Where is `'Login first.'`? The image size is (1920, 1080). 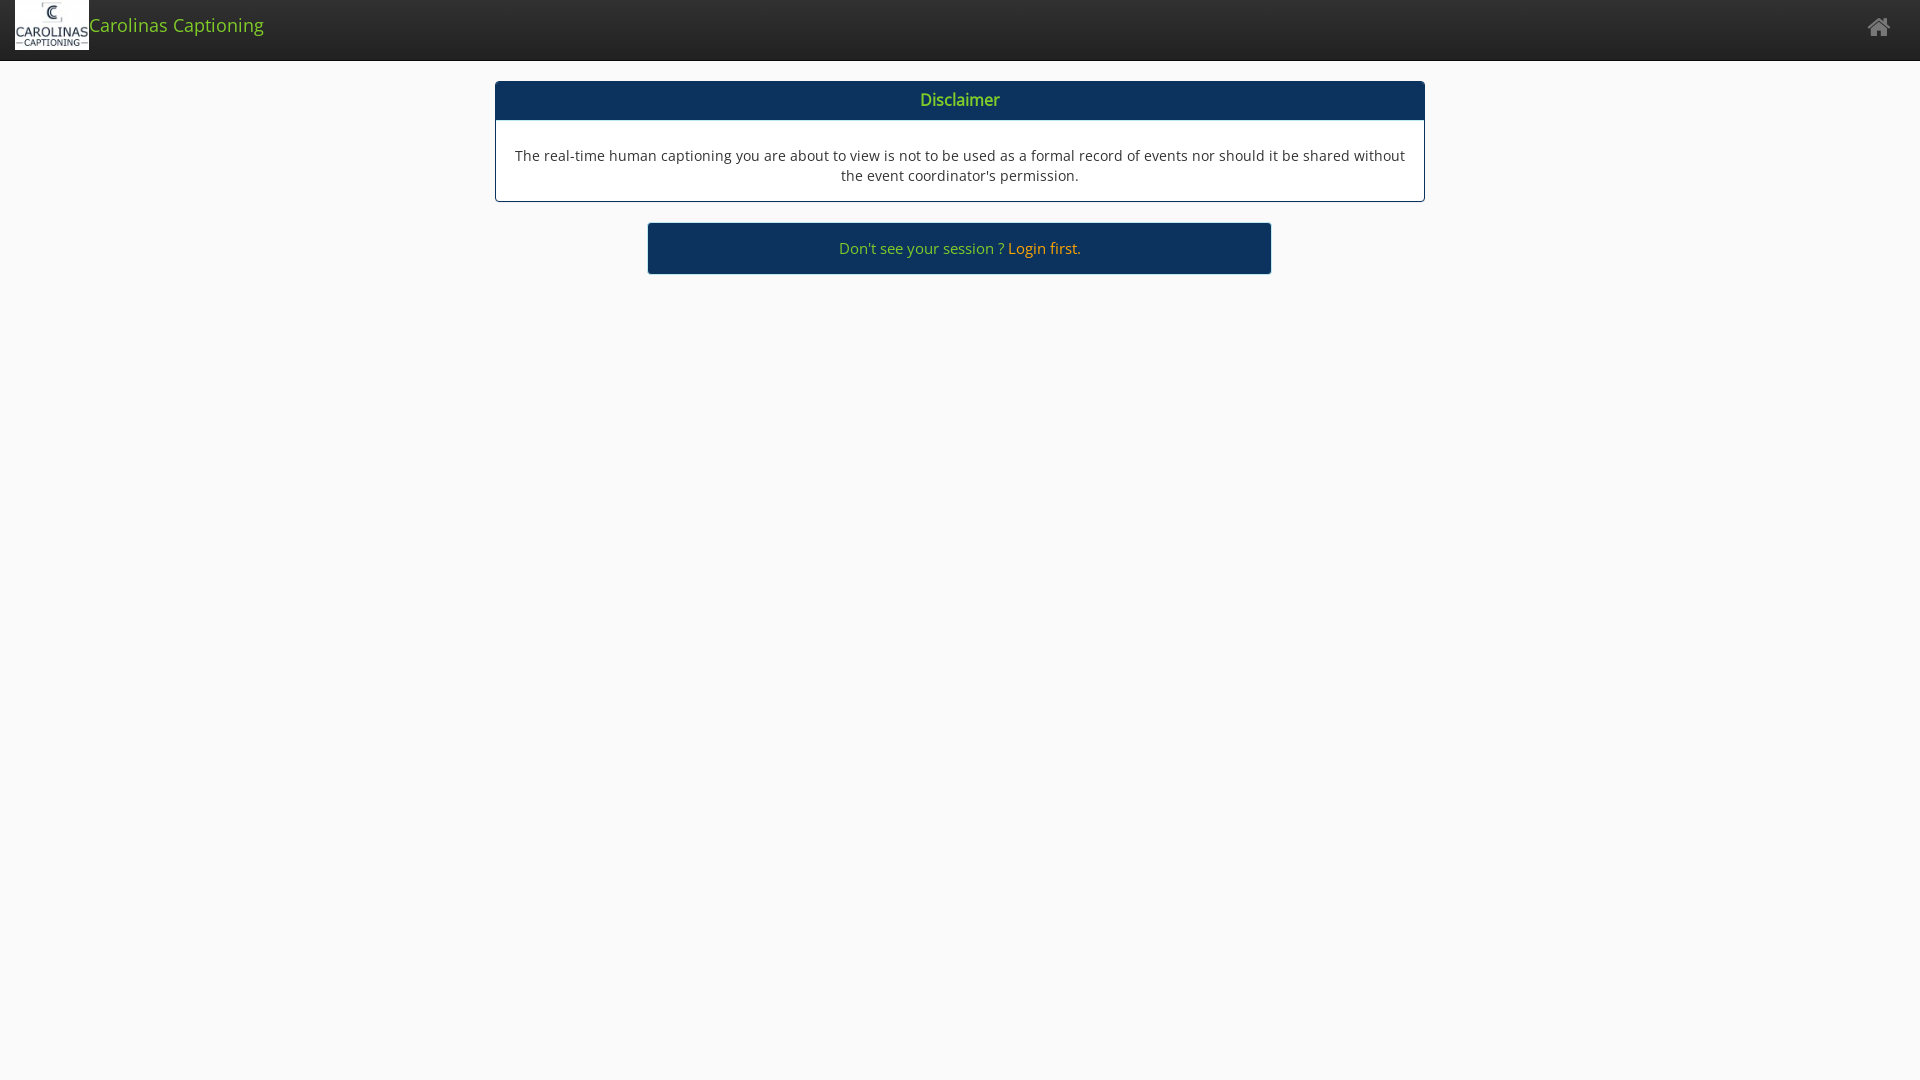
'Login first.' is located at coordinates (1043, 246).